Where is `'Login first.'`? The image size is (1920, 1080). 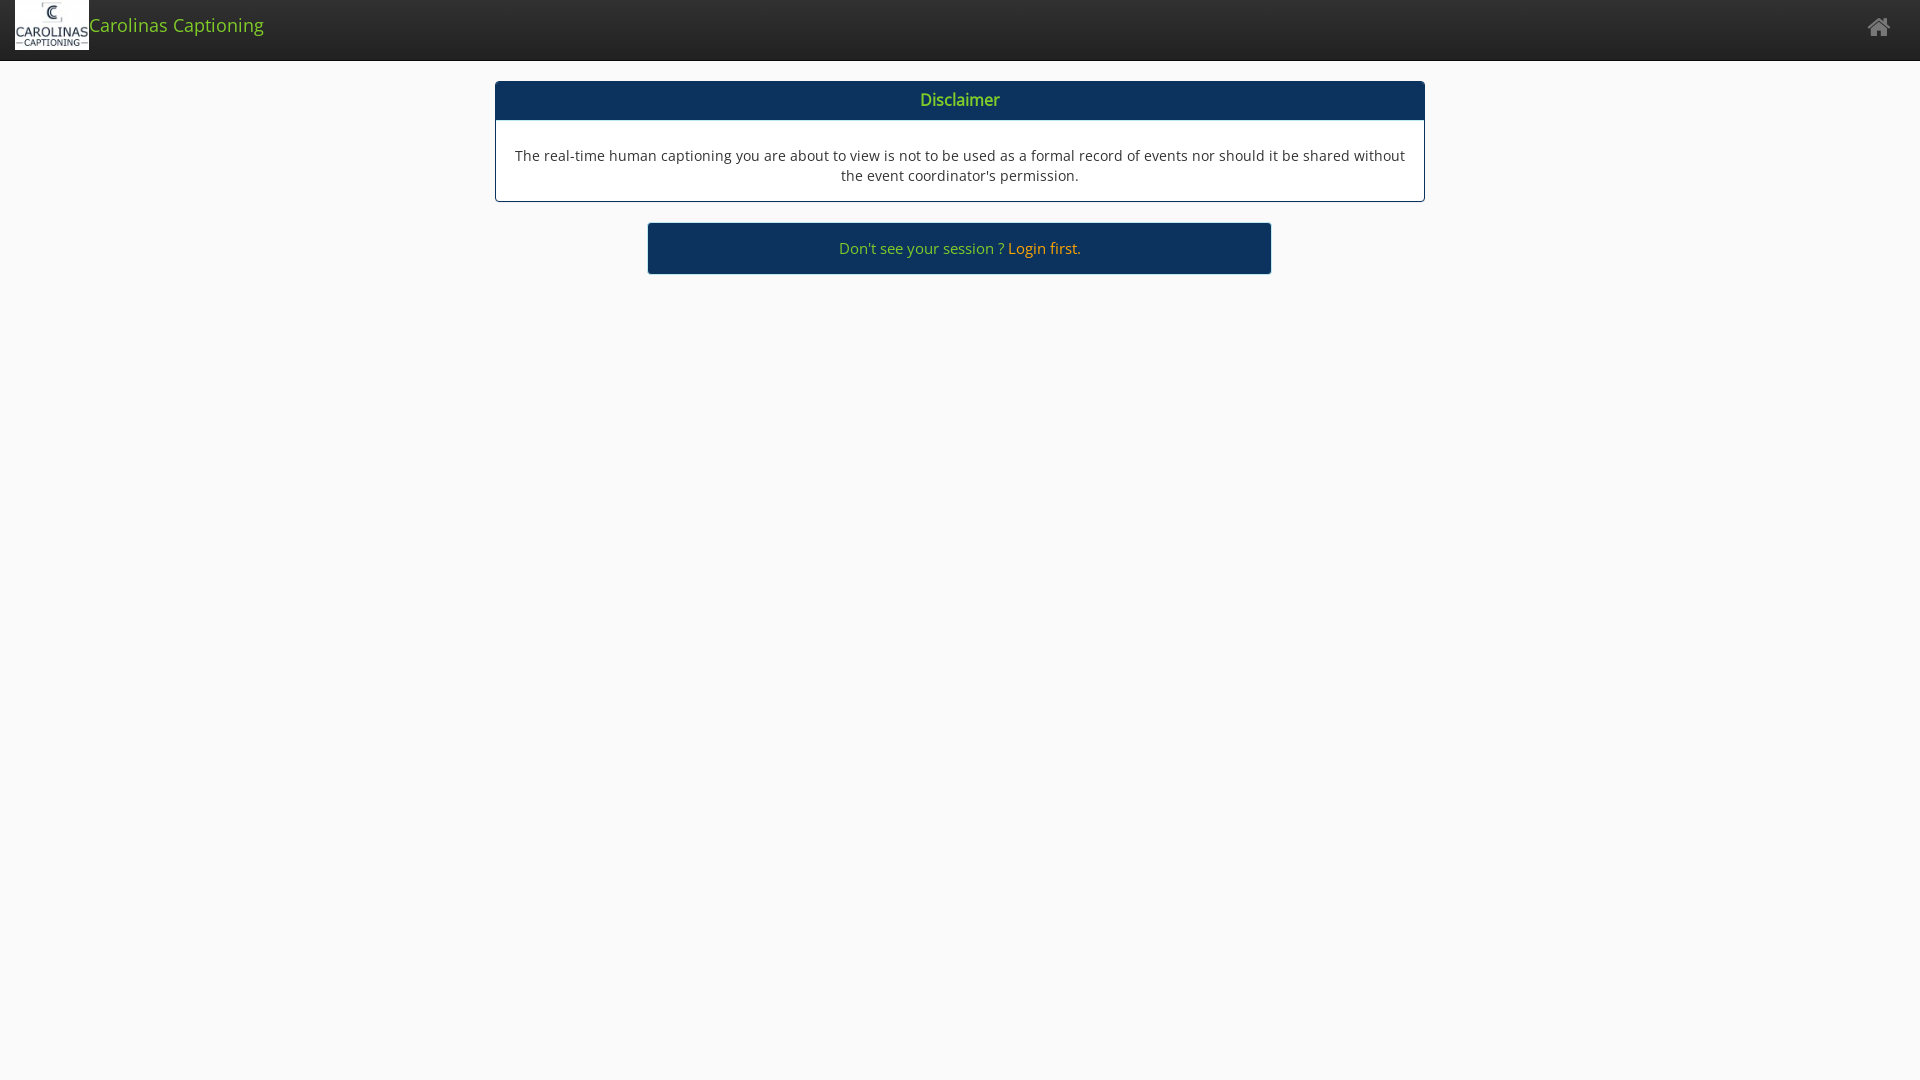
'Login first.' is located at coordinates (1043, 246).